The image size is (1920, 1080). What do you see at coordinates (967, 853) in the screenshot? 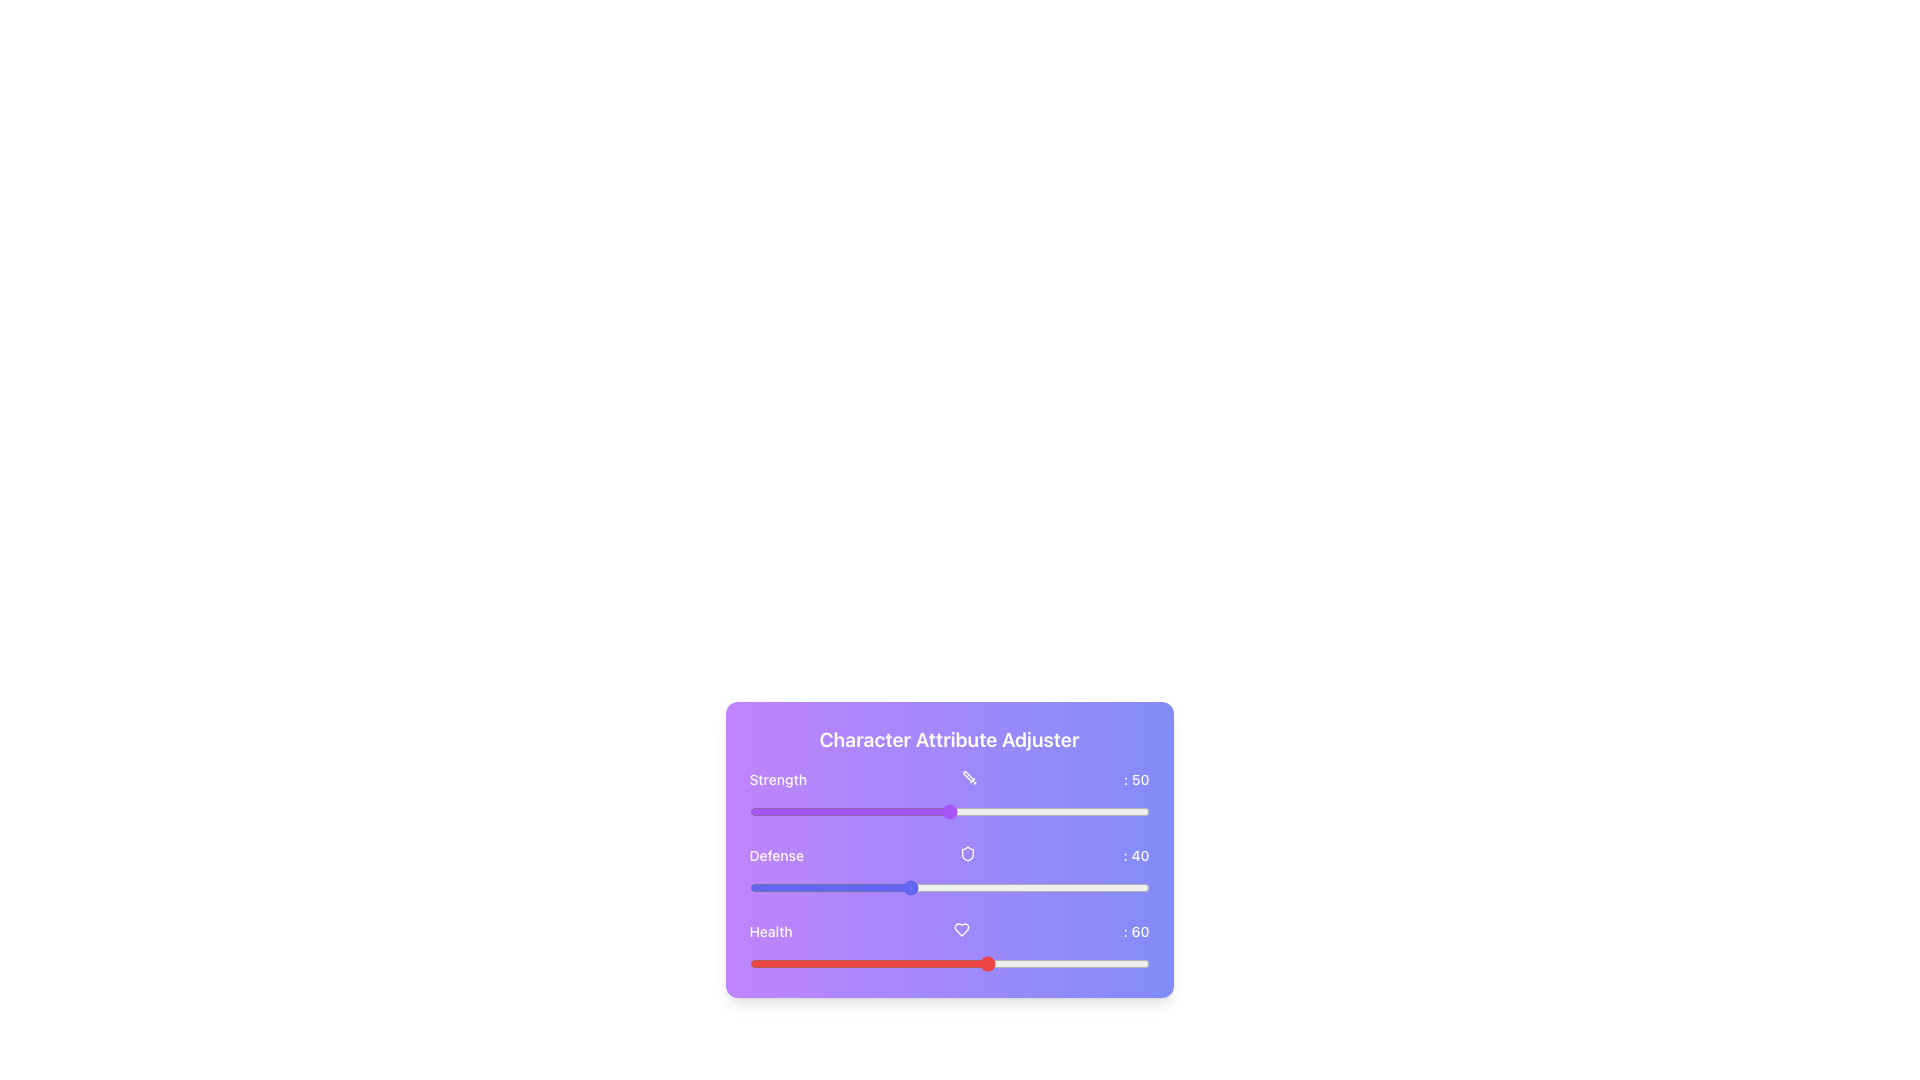
I see `the shield icon representing the defense attribute, located next to the text 'Defense : 40' in the 'Character Attribute Adjuster' module` at bounding box center [967, 853].